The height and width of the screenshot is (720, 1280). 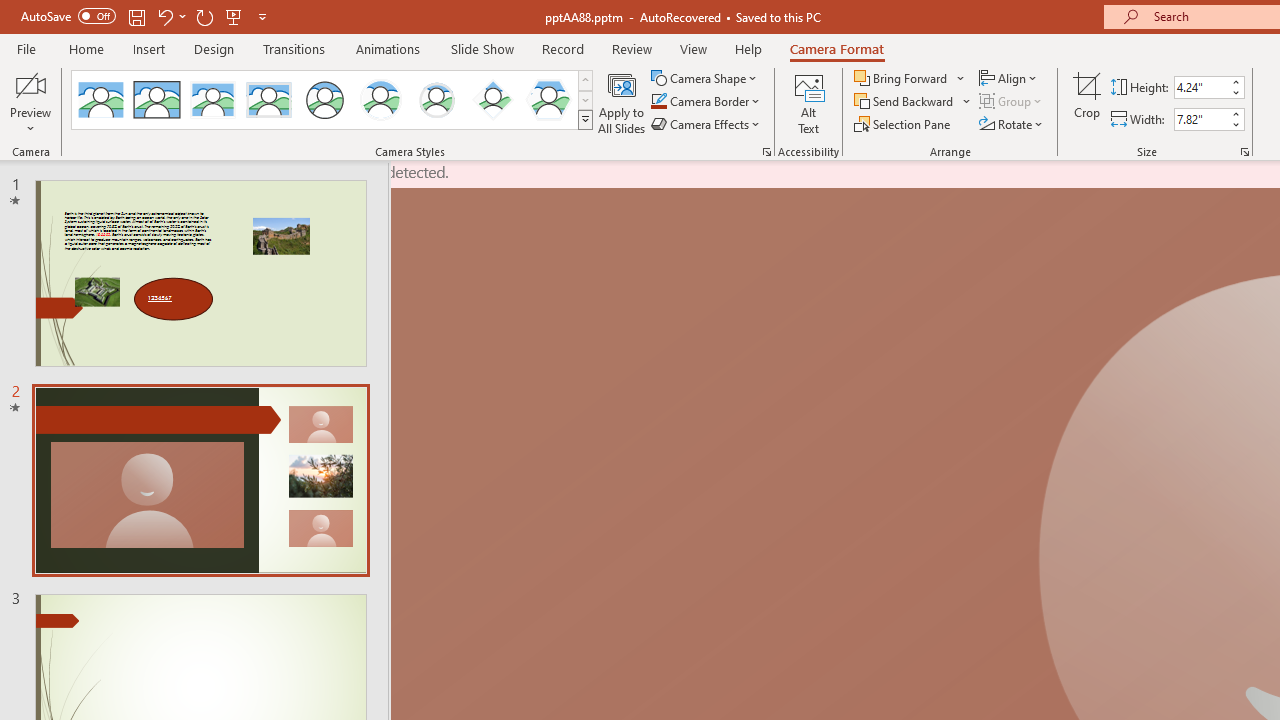 What do you see at coordinates (903, 124) in the screenshot?
I see `'Selection Pane...'` at bounding box center [903, 124].